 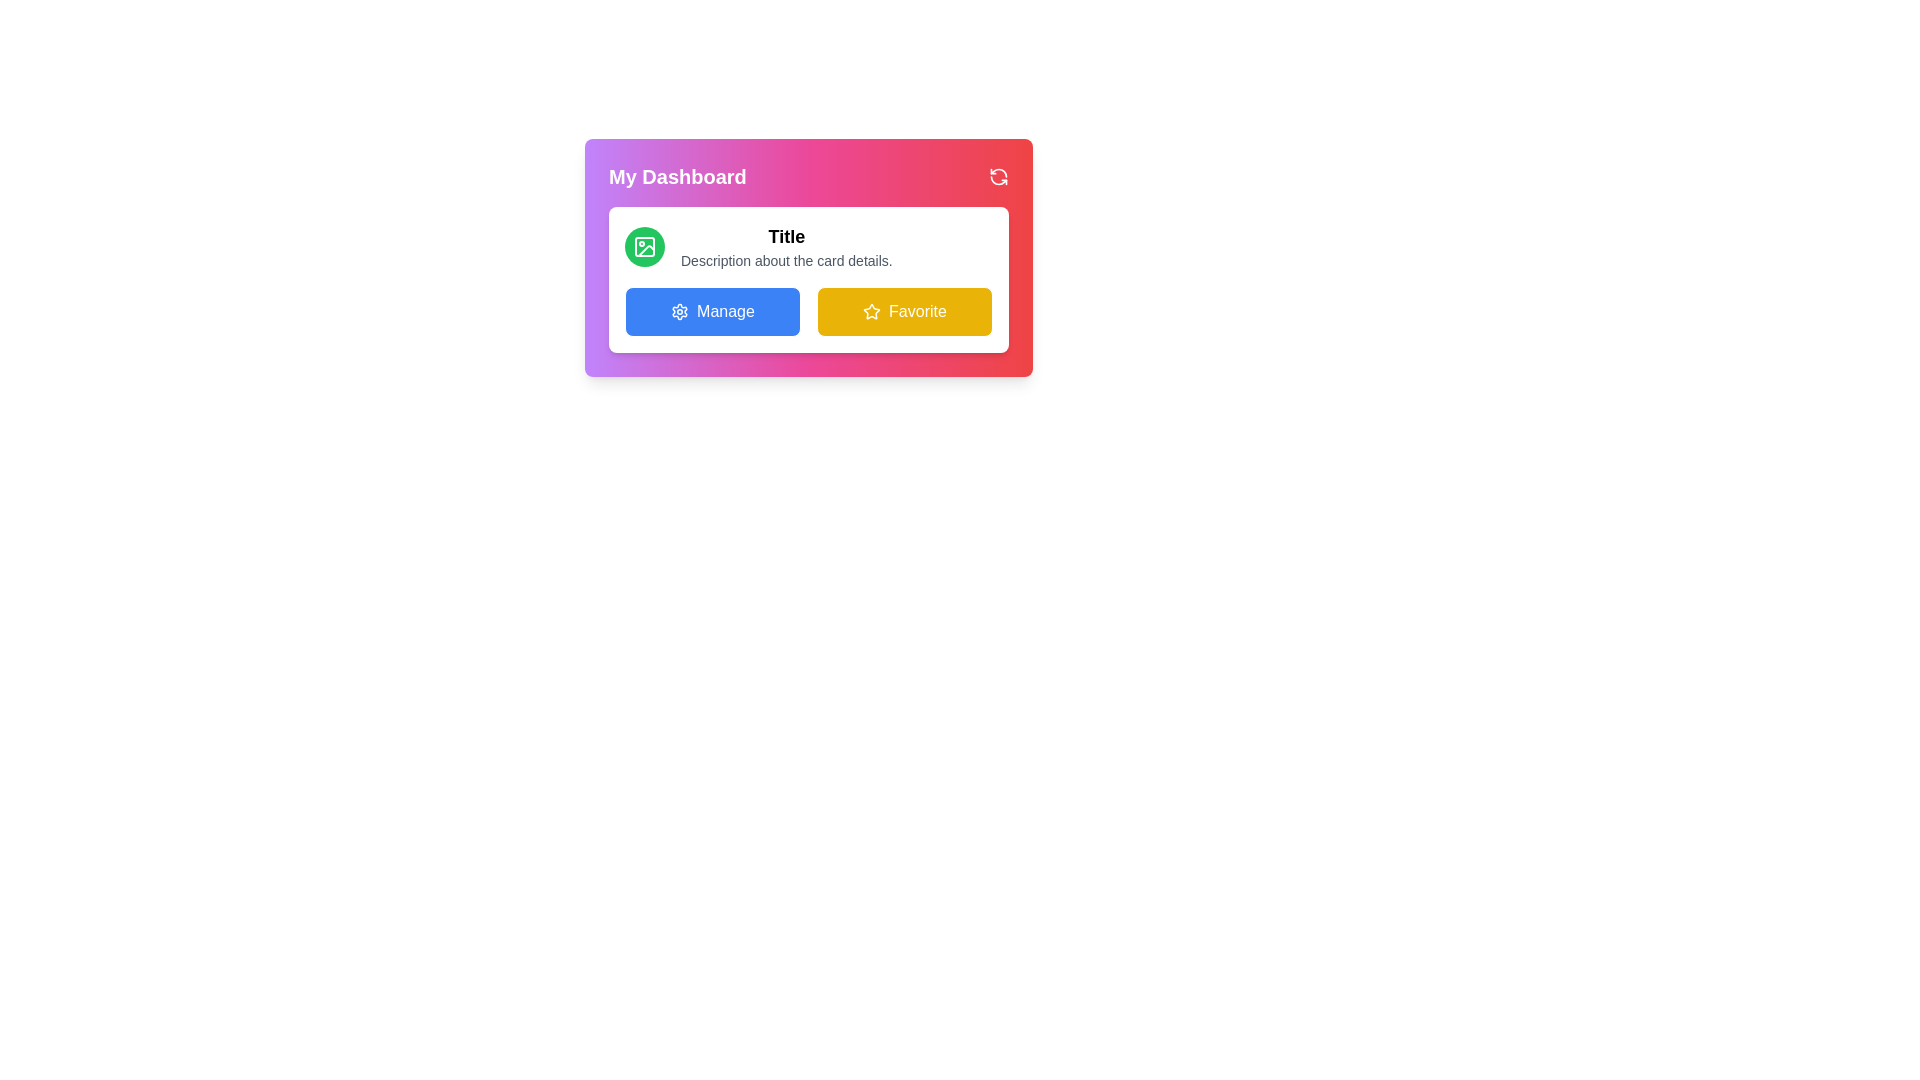 What do you see at coordinates (904, 312) in the screenshot?
I see `the 'Favorite' button with a yellow background and rounded corners located in the lower-right corner of the 'My Dashboard' card` at bounding box center [904, 312].